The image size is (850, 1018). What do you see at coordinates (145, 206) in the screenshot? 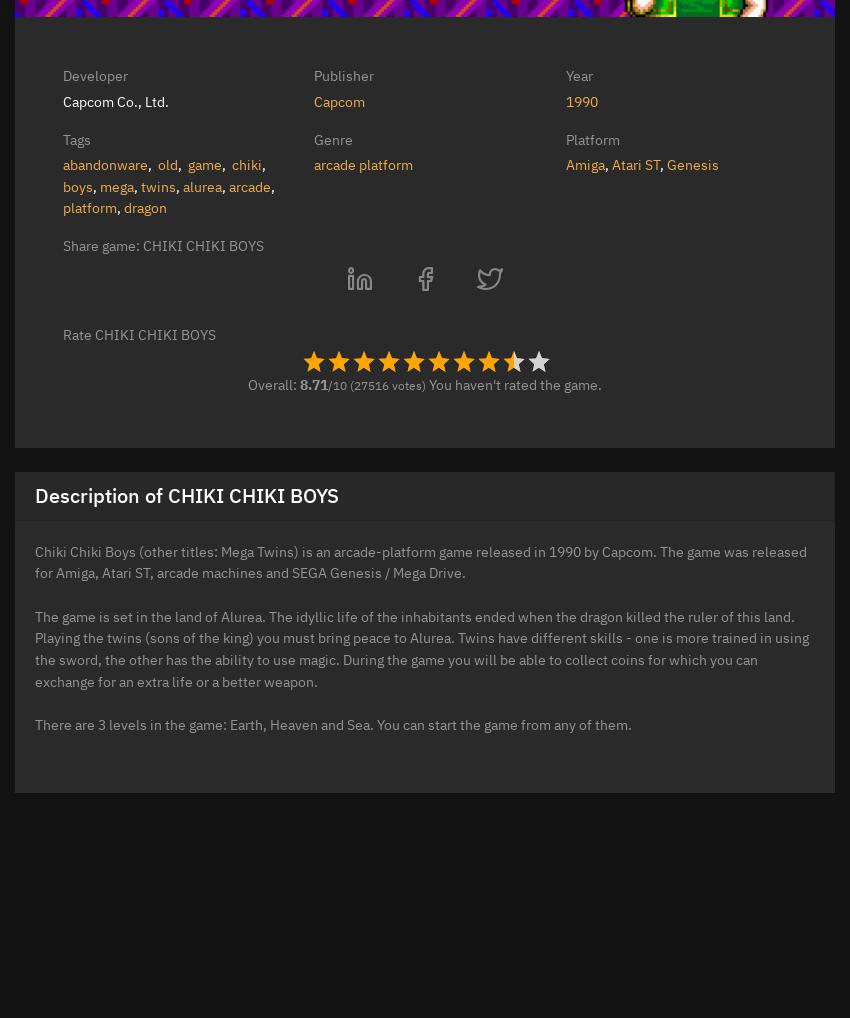
I see `'dragon'` at bounding box center [145, 206].